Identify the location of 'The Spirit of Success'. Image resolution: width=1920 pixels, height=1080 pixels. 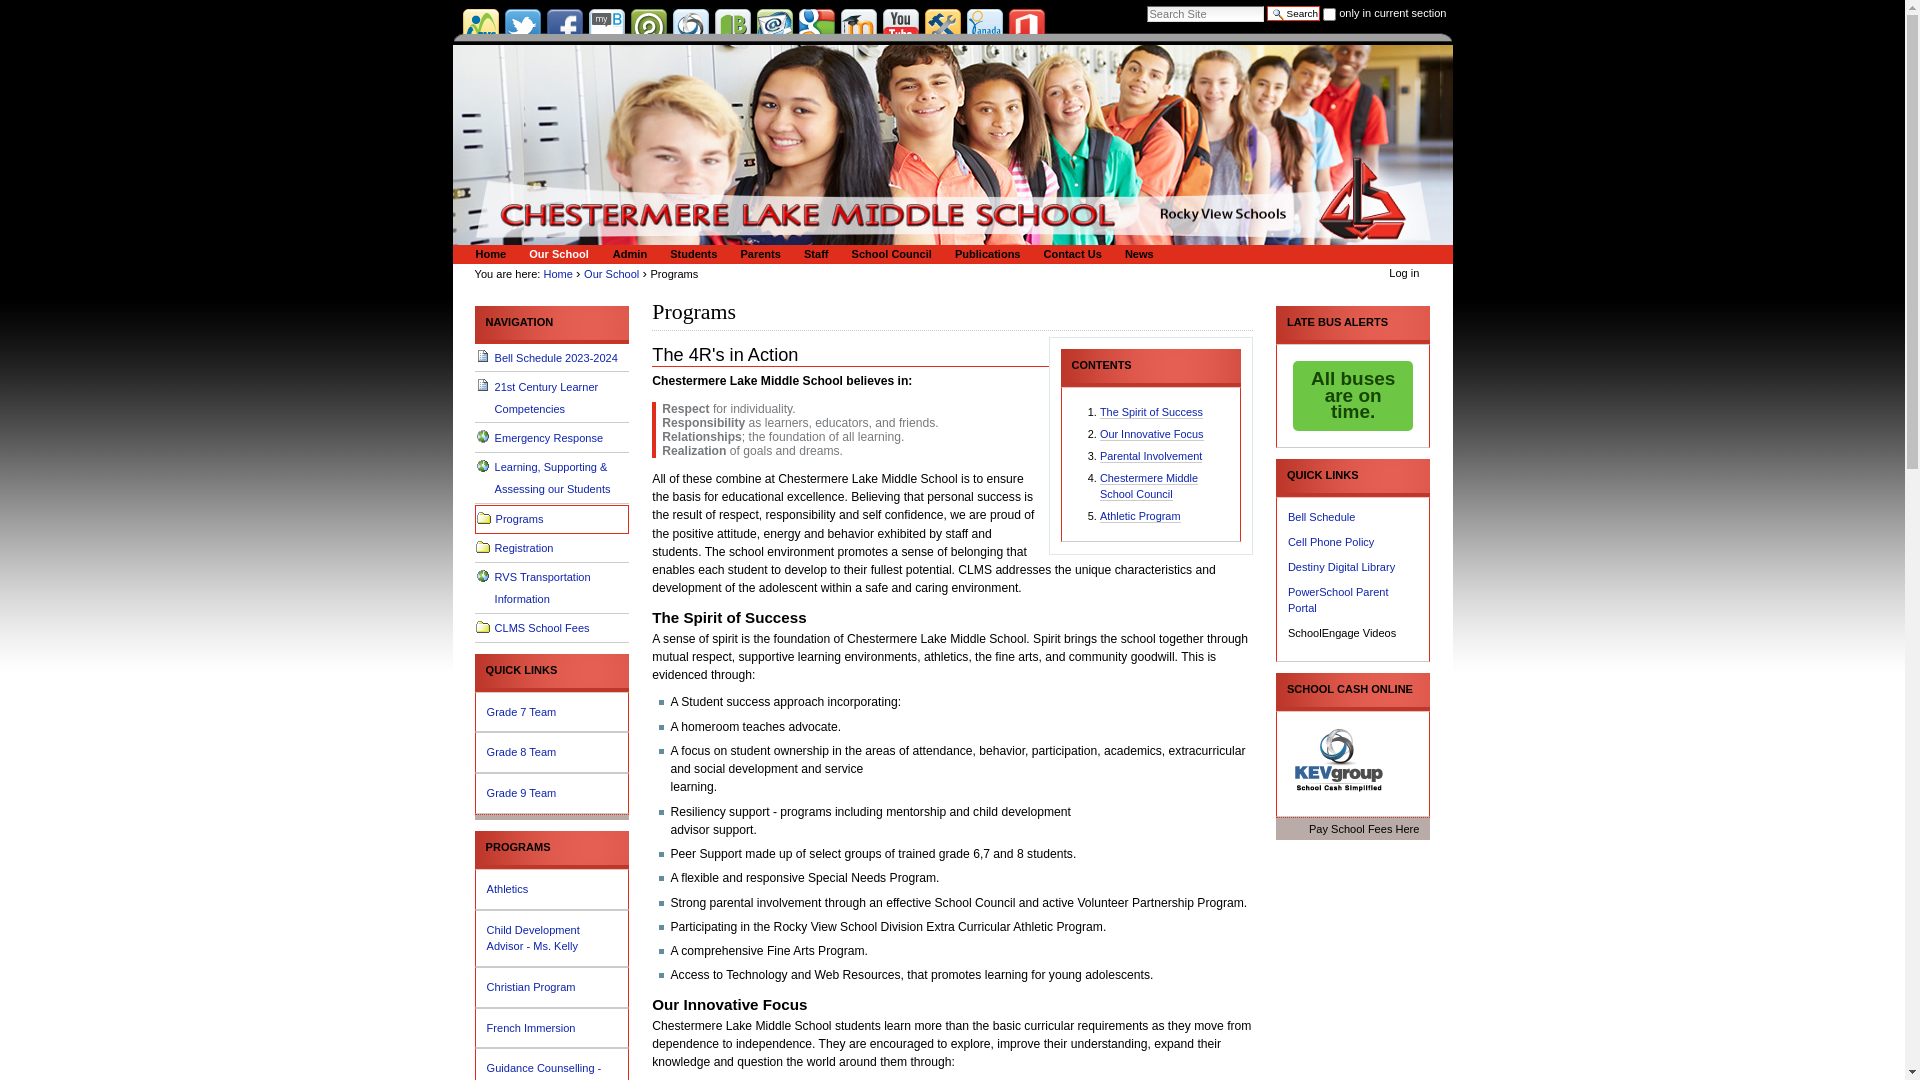
(1151, 411).